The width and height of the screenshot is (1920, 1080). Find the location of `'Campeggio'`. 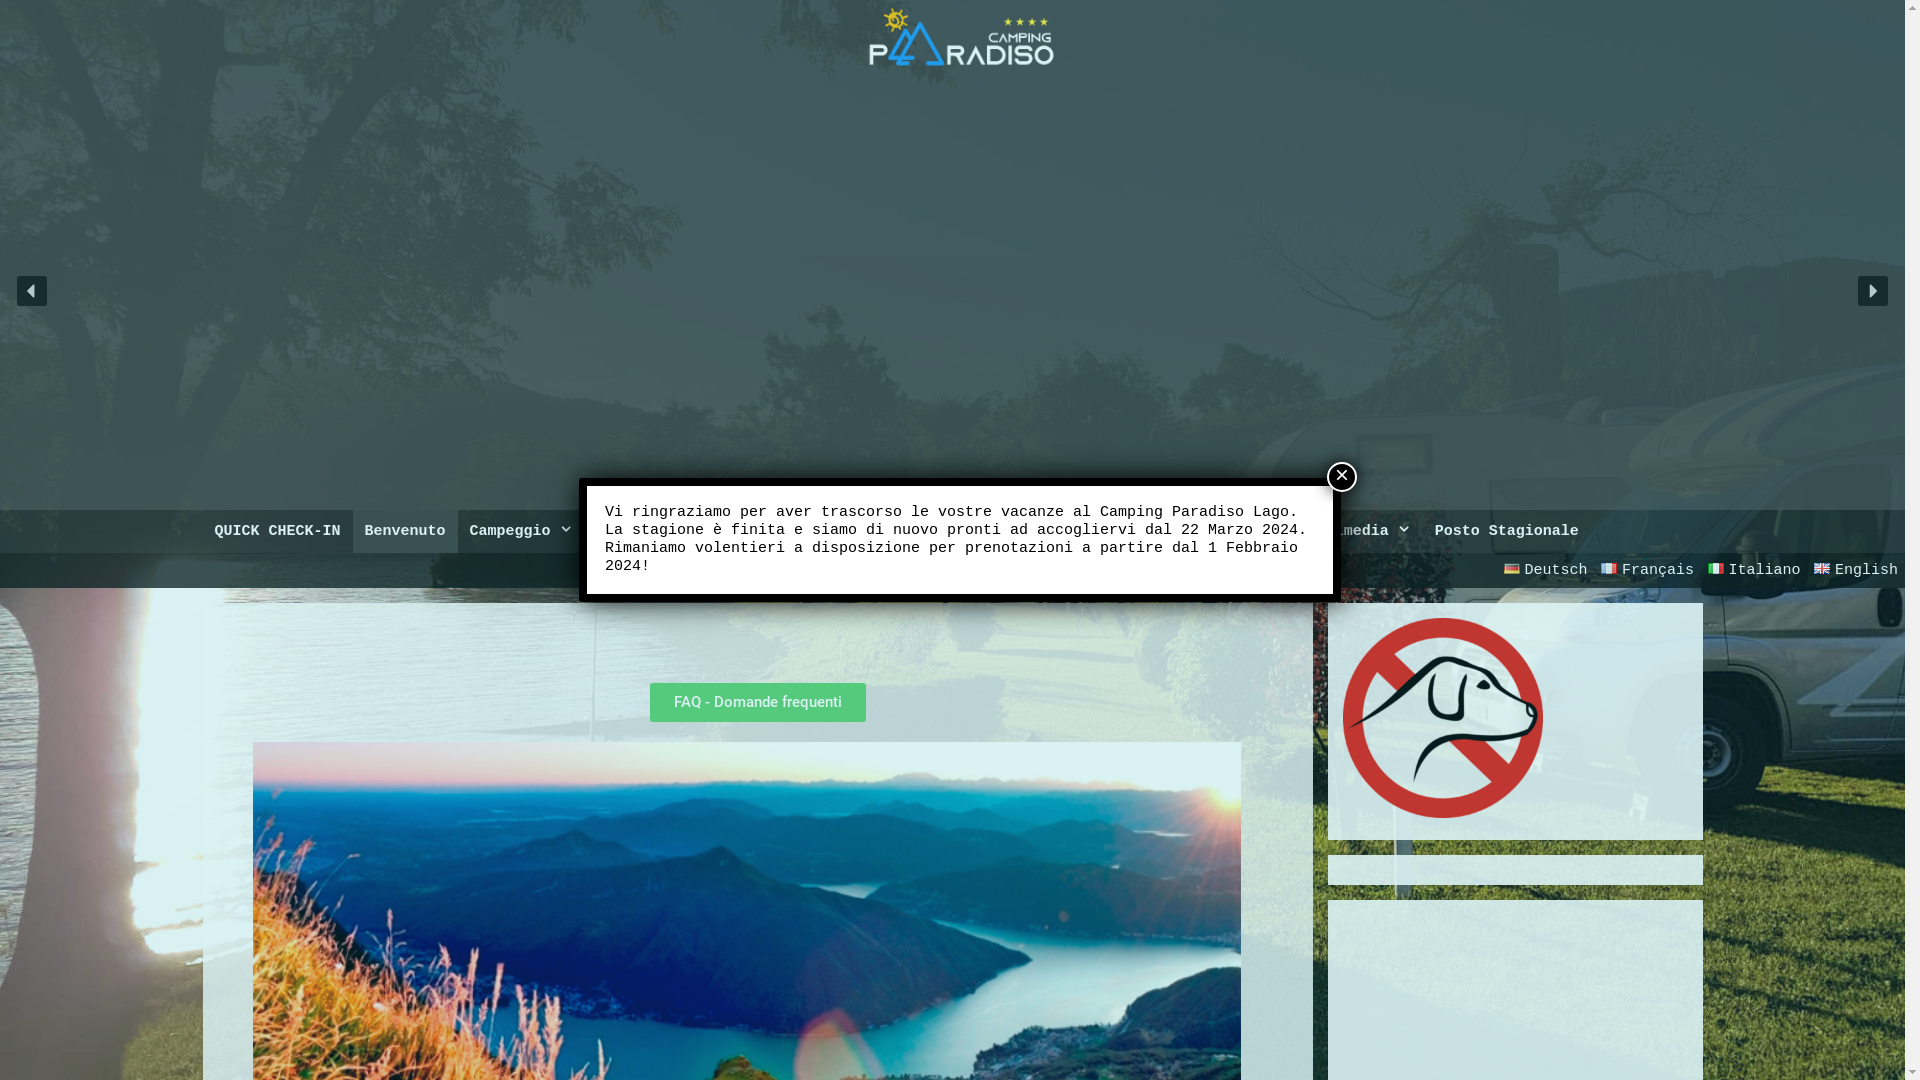

'Campeggio' is located at coordinates (521, 530).